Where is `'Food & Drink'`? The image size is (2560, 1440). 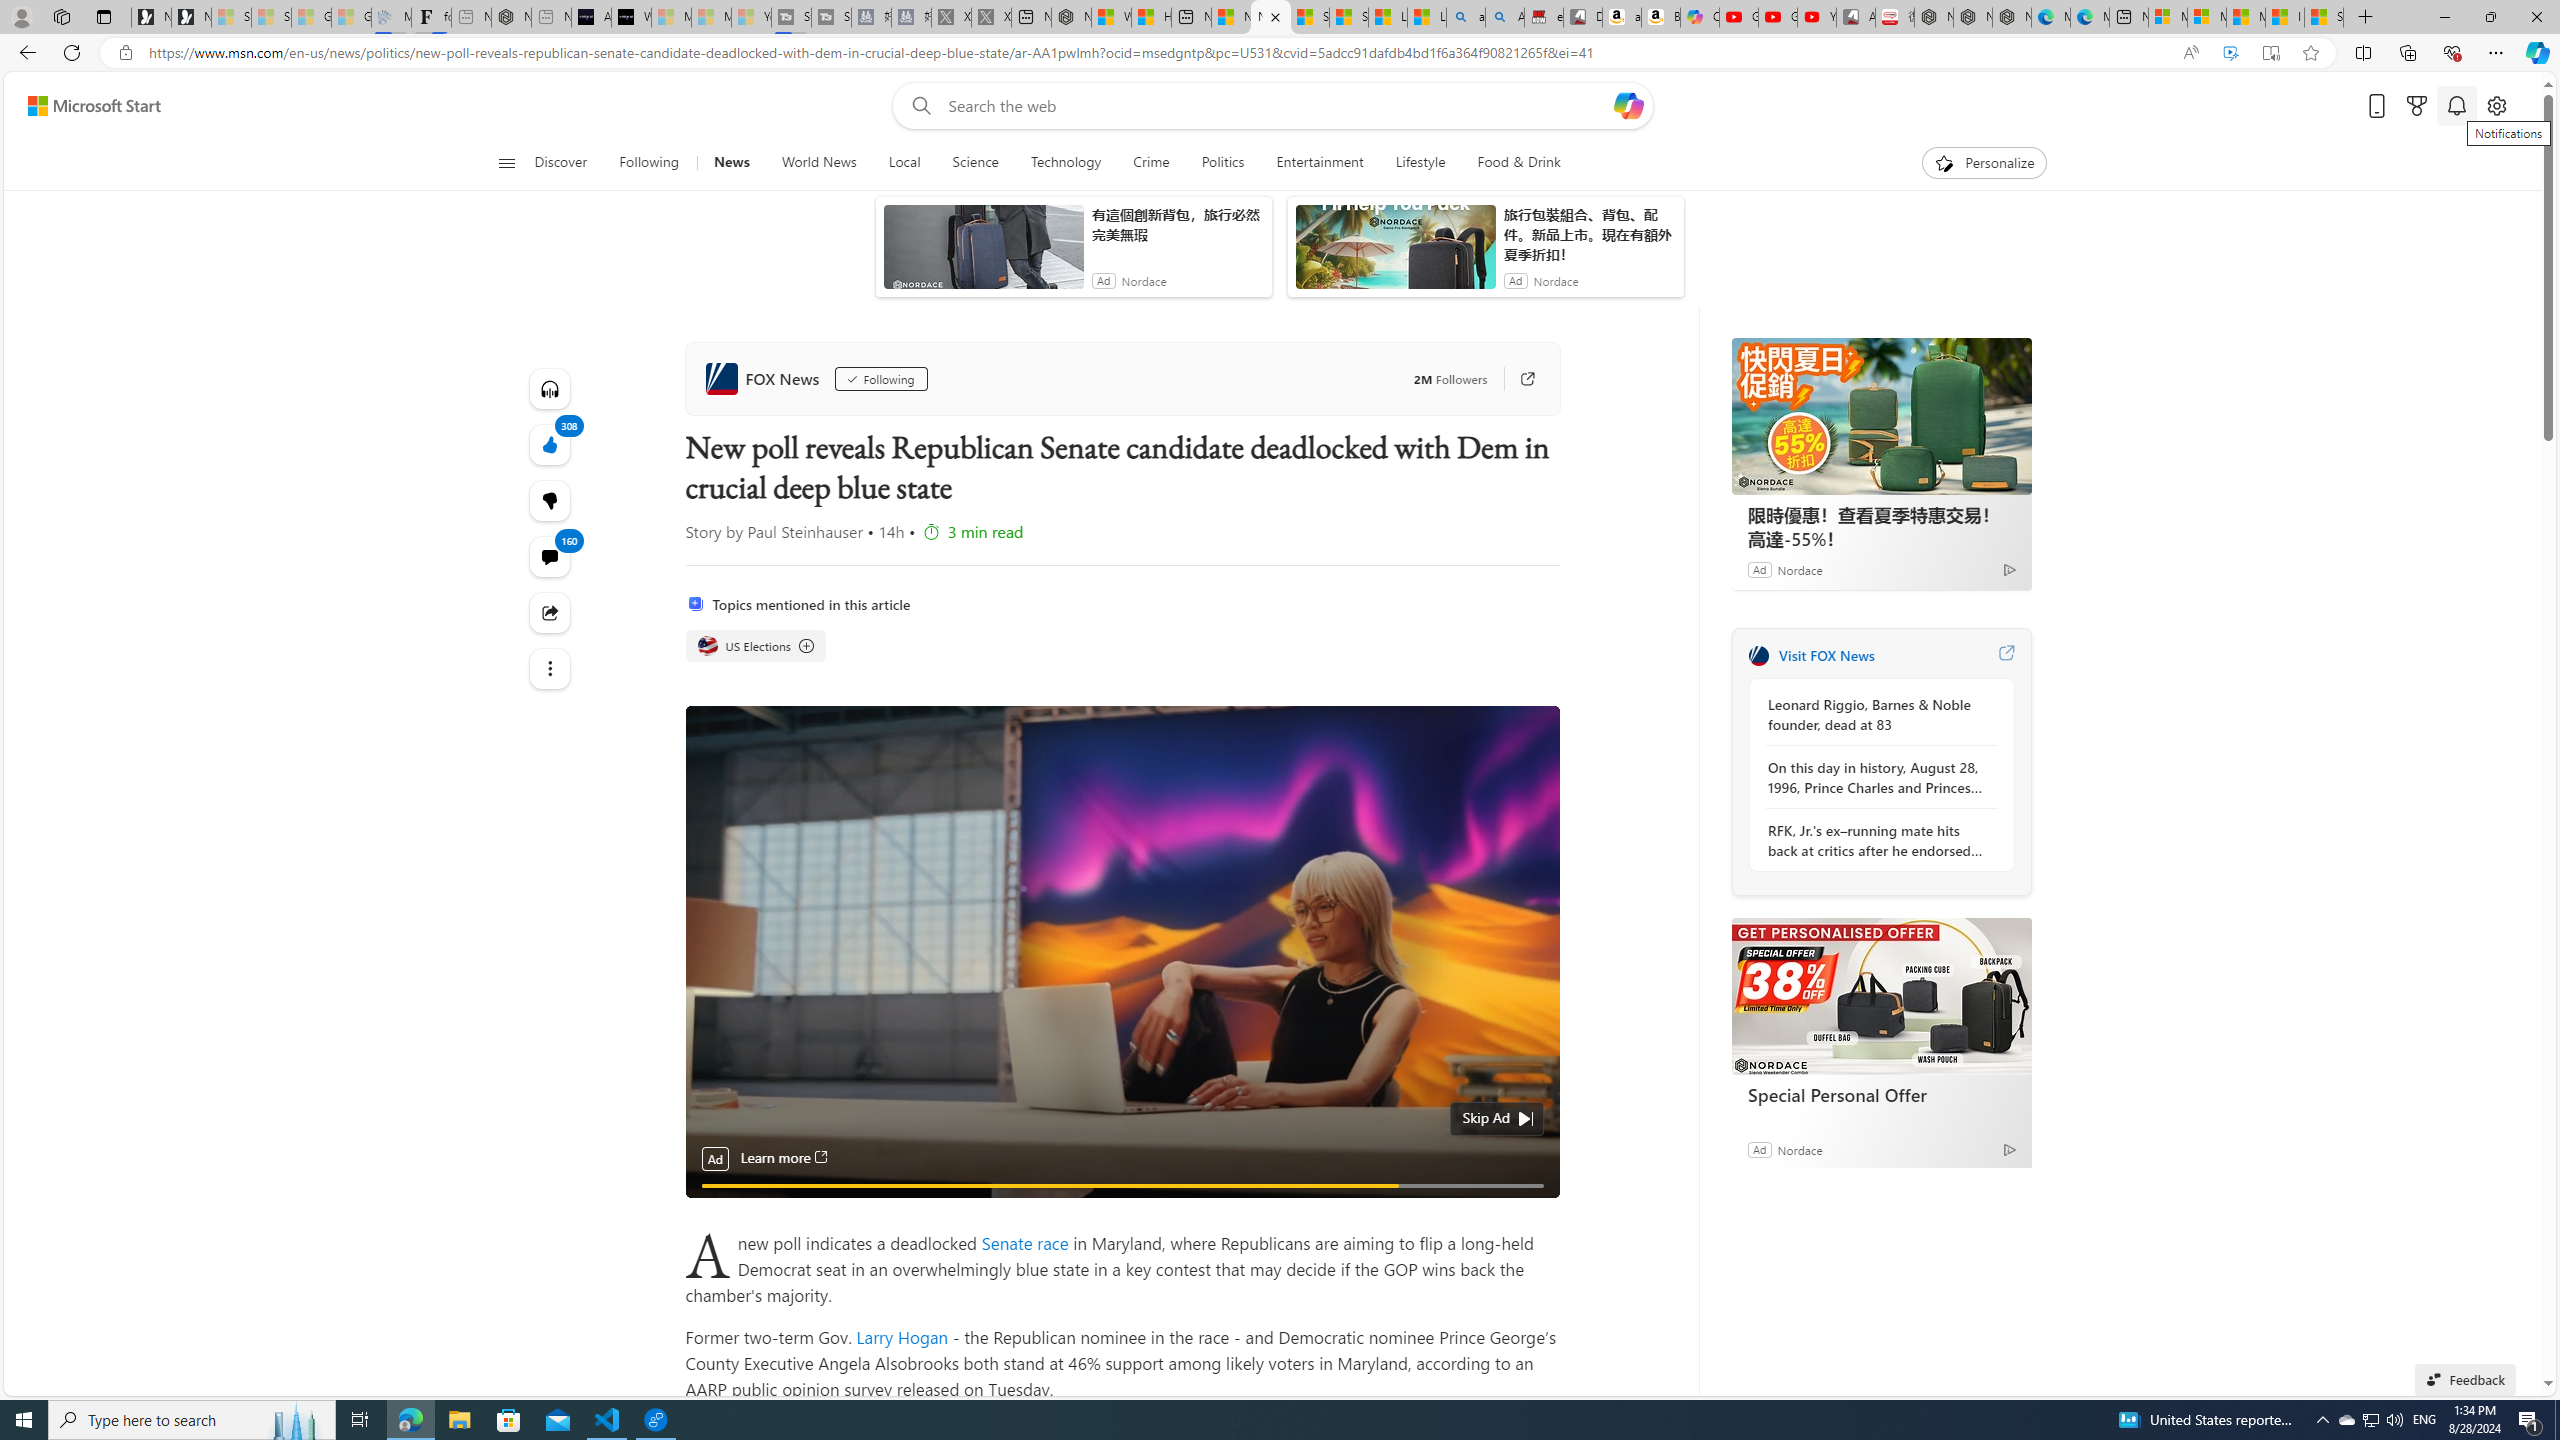
'Food & Drink' is located at coordinates (1511, 162).